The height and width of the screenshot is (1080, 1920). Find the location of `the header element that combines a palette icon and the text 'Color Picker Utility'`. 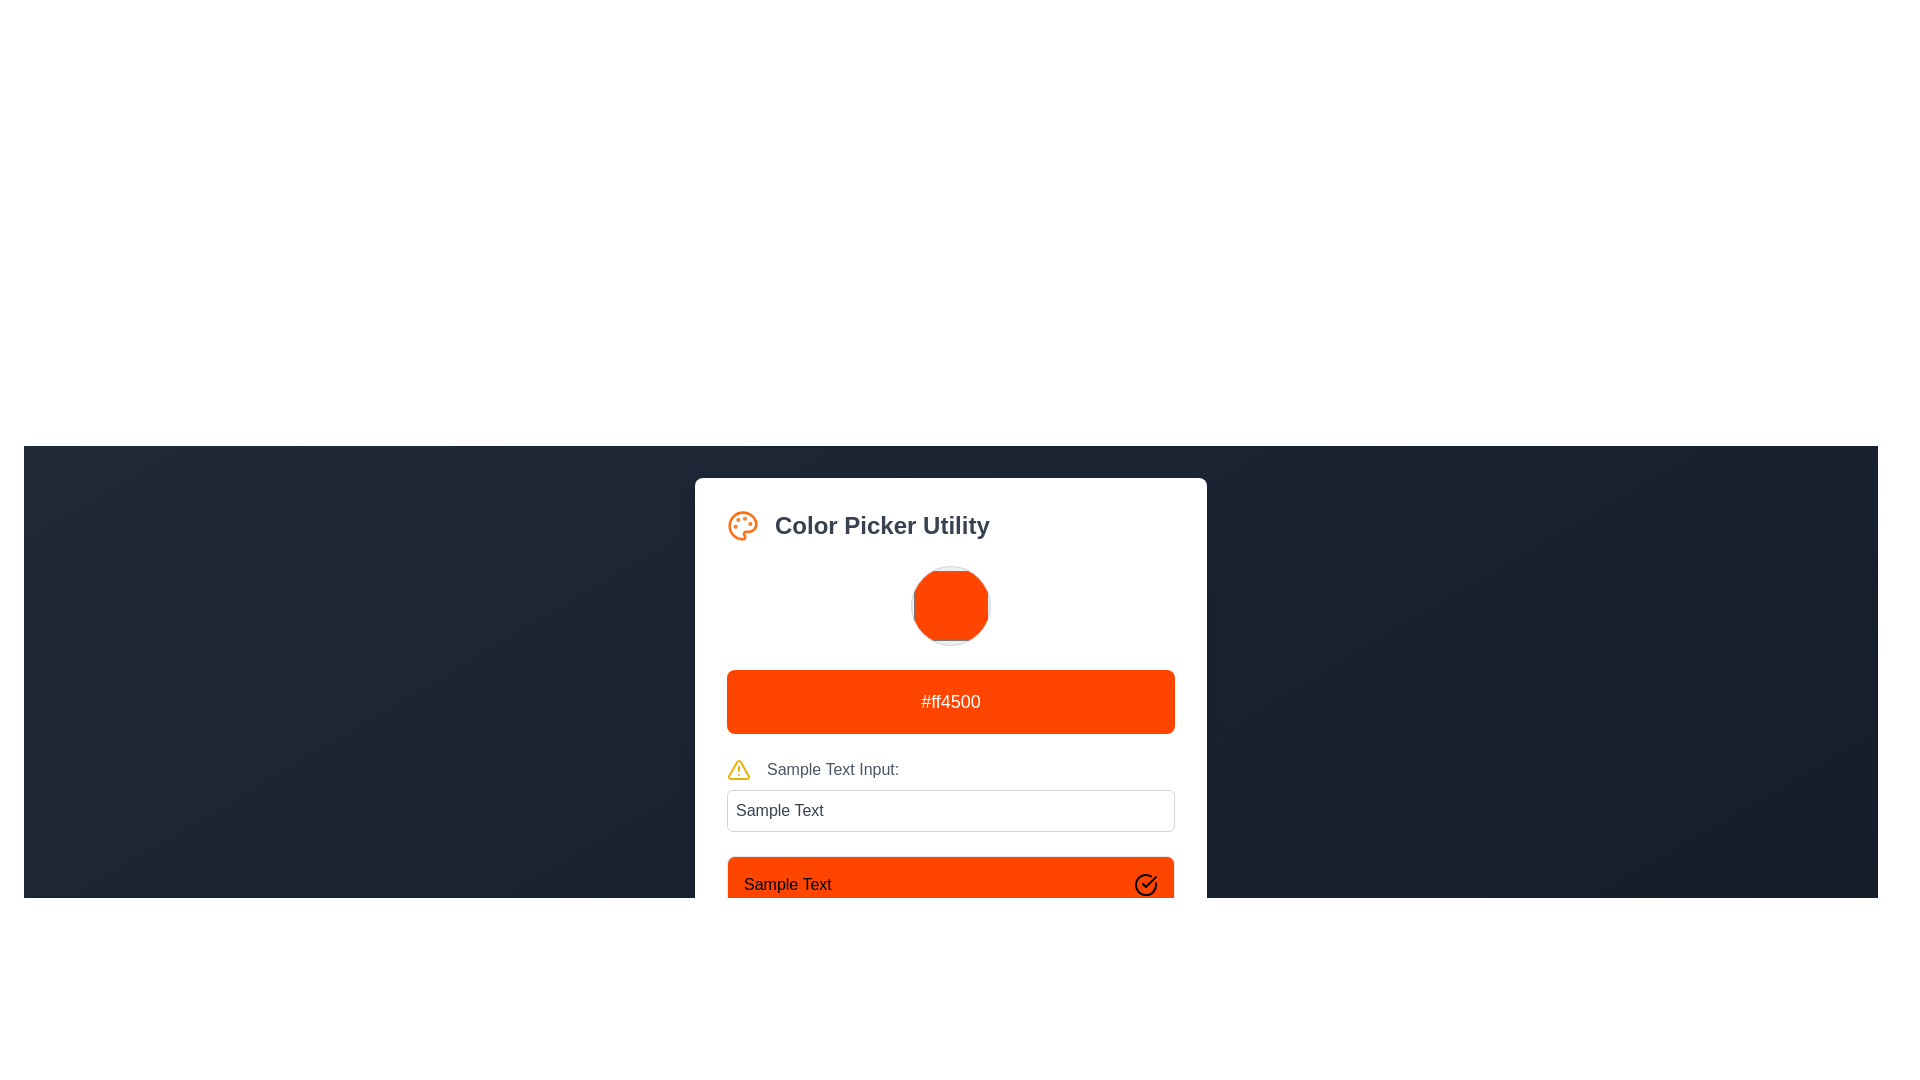

the header element that combines a palette icon and the text 'Color Picker Utility' is located at coordinates (949, 524).